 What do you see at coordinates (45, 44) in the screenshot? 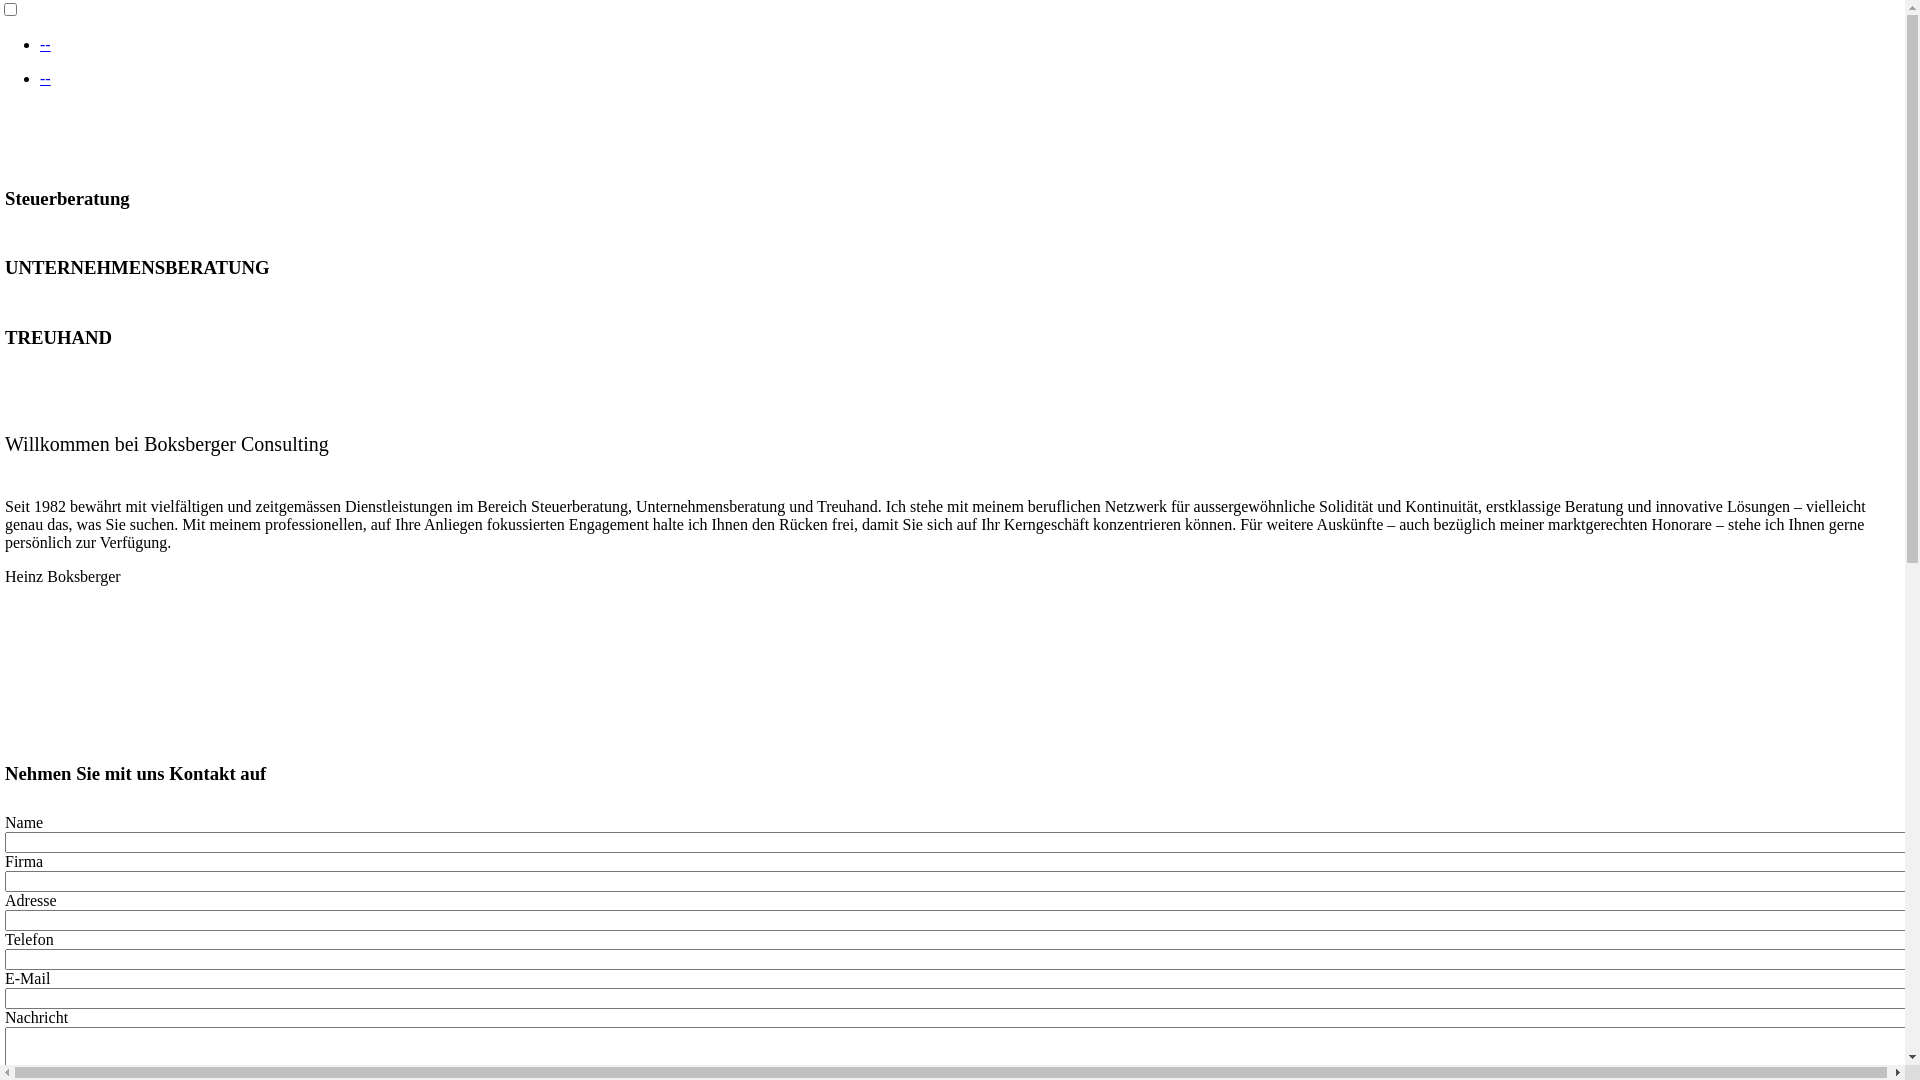
I see `'--'` at bounding box center [45, 44].